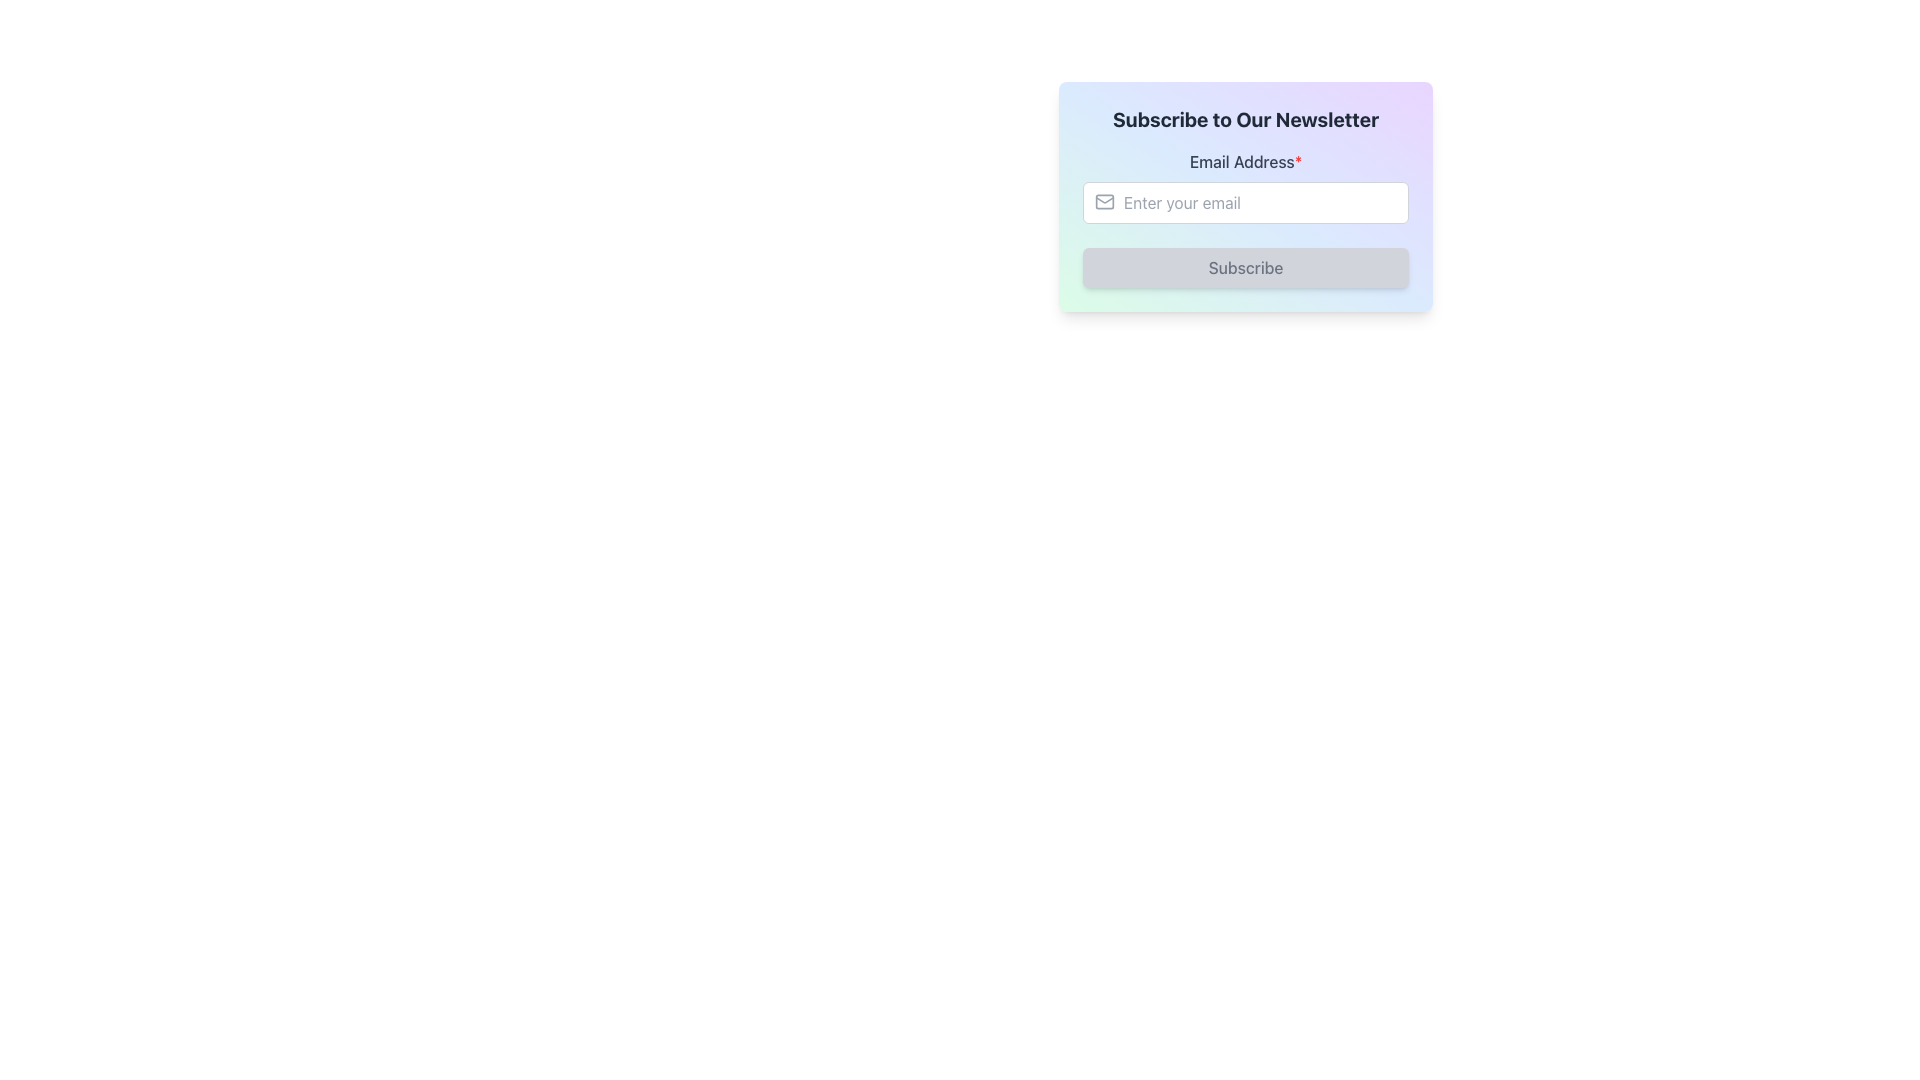 The width and height of the screenshot is (1920, 1080). Describe the element at coordinates (1245, 161) in the screenshot. I see `Text Label indicating the purpose of the email input field within the pop-up section, located below the header 'Subscribe to Our Newsletter'` at that location.